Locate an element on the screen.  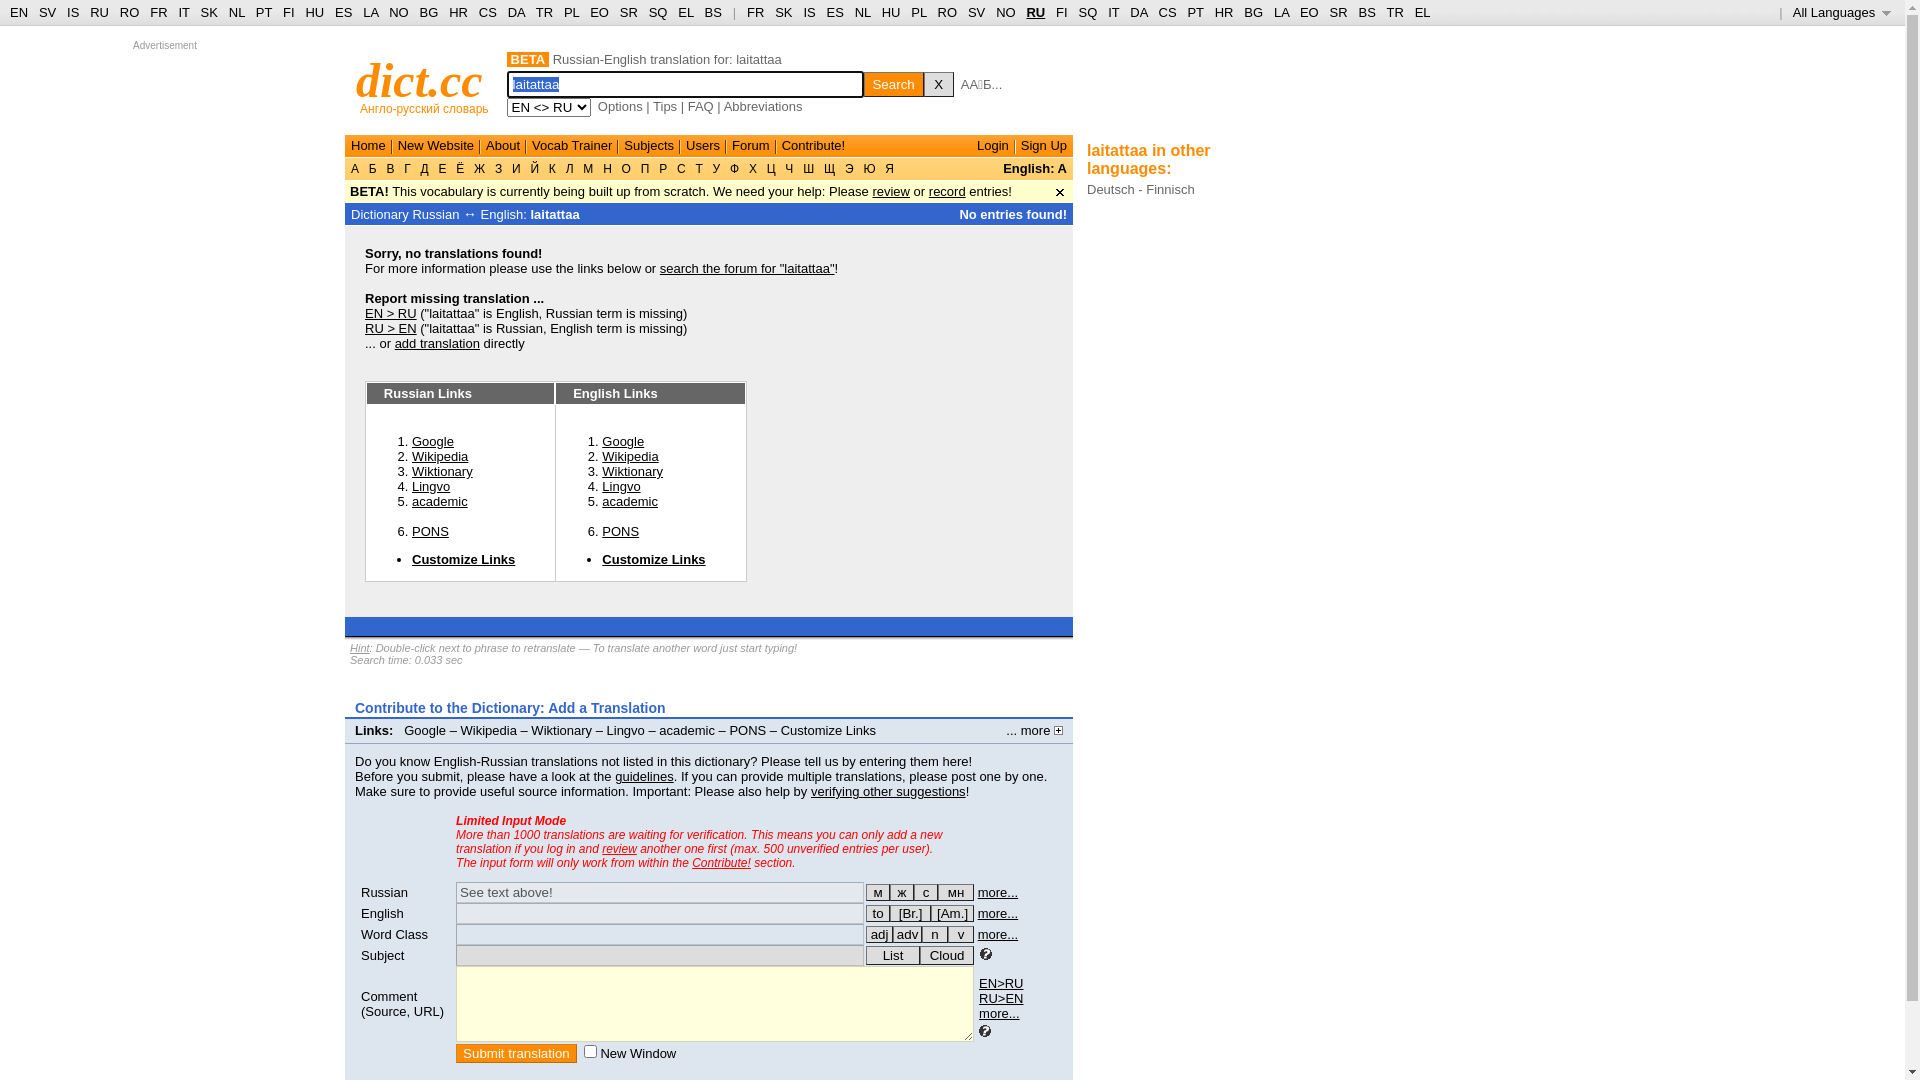
'Options' is located at coordinates (619, 106).